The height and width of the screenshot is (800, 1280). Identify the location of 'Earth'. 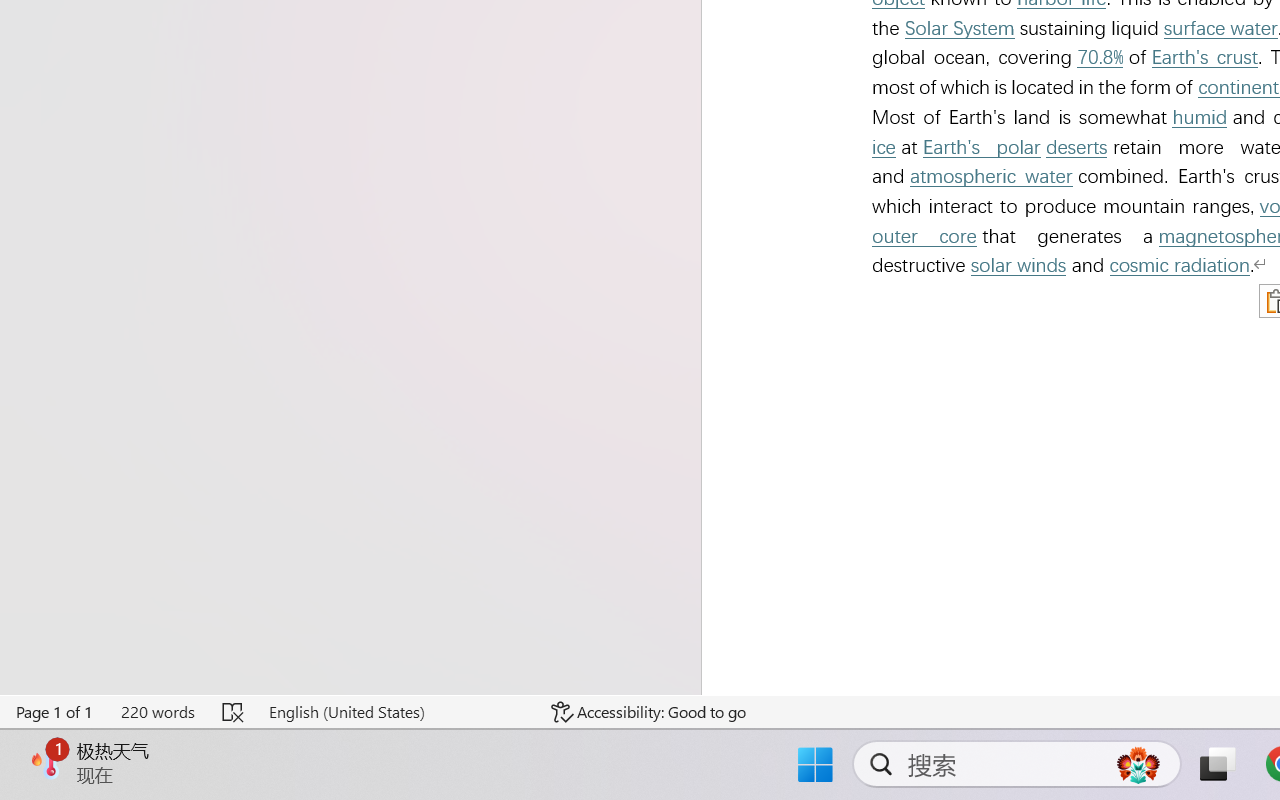
(1204, 56).